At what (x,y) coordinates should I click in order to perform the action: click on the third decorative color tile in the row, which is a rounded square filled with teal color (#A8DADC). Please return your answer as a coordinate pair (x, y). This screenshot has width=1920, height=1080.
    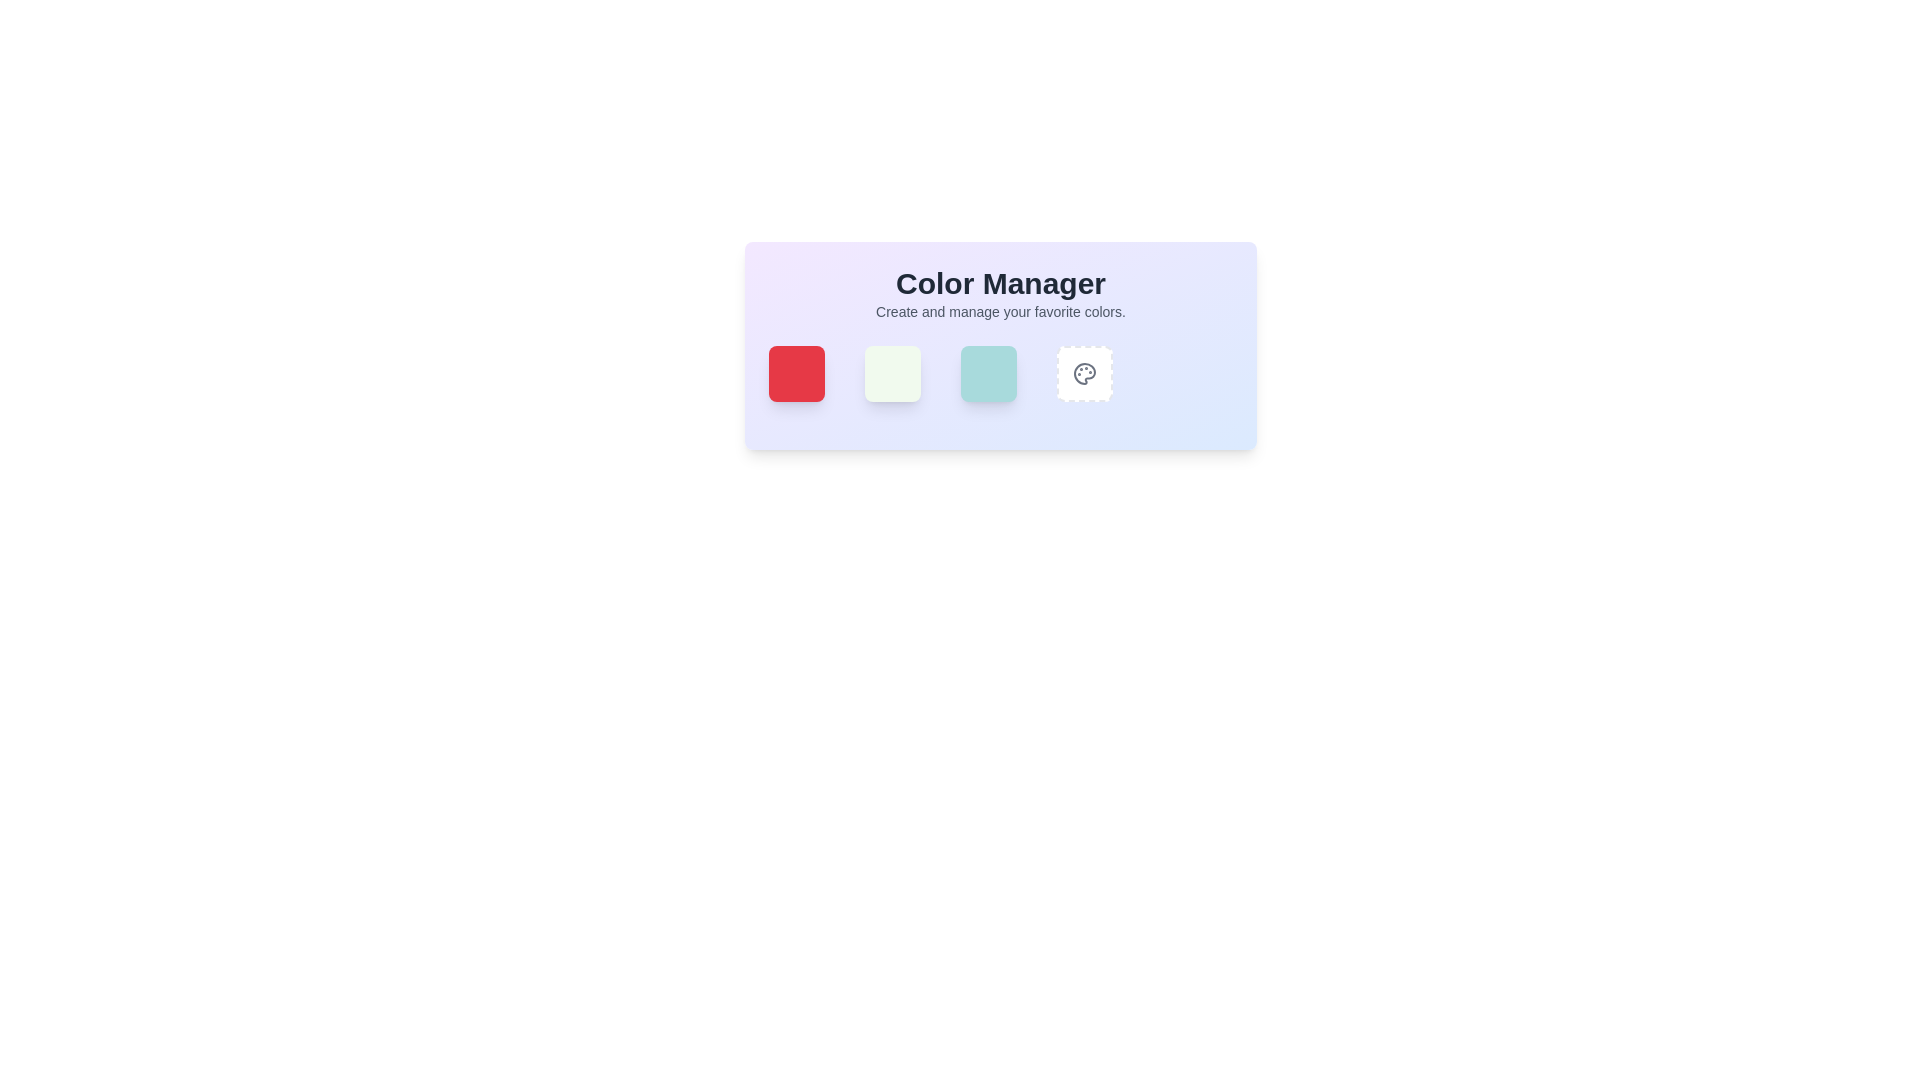
    Looking at the image, I should click on (1001, 345).